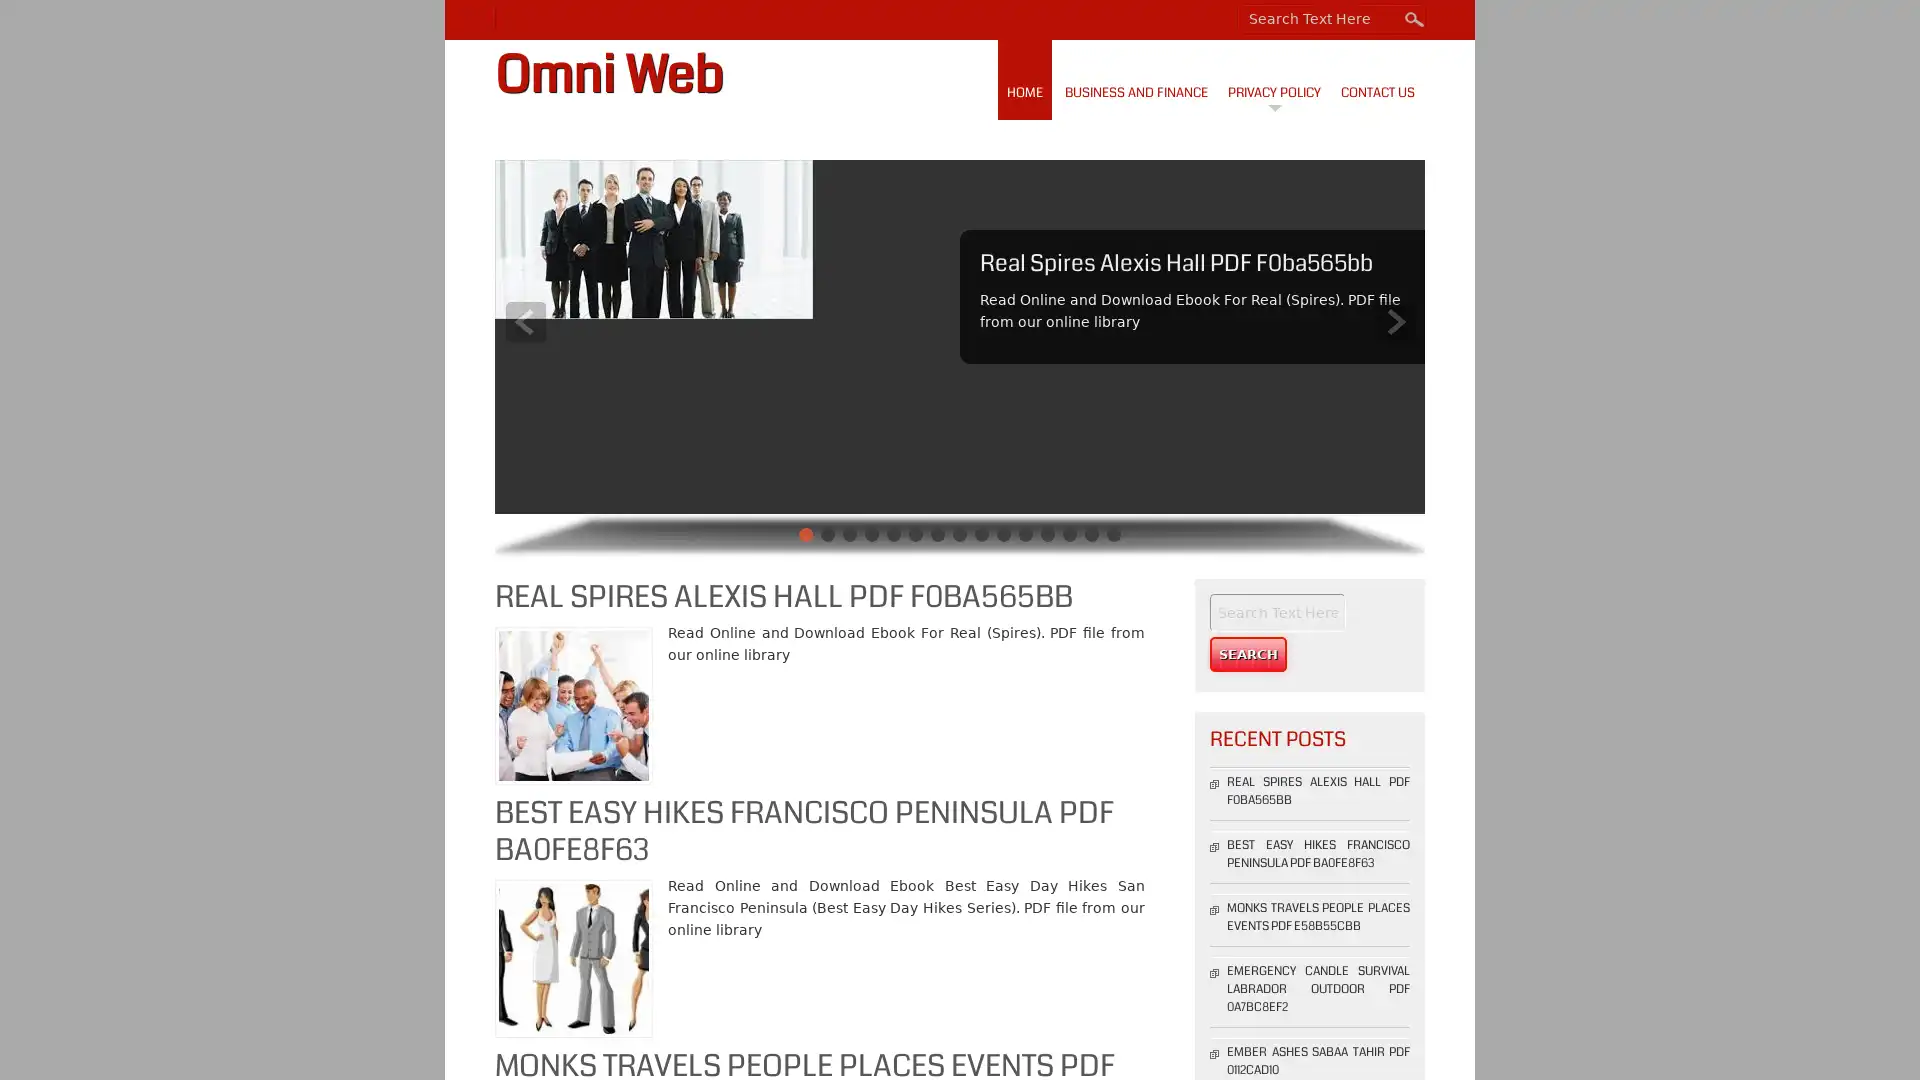  I want to click on Search, so click(1247, 654).